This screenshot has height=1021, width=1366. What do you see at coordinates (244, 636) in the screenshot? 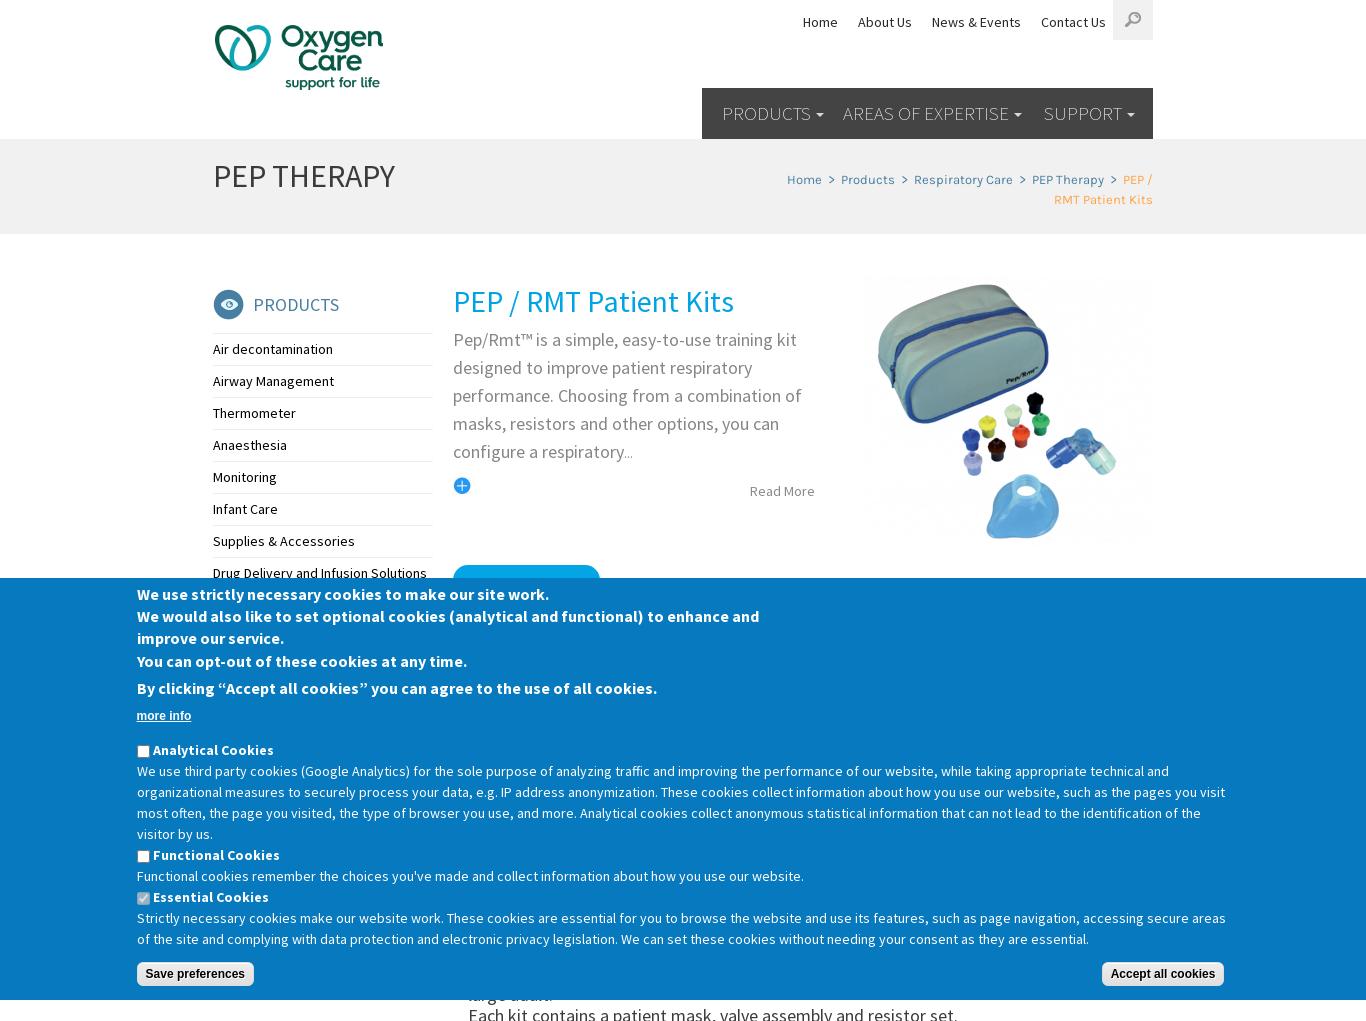
I see `'Ventilation'` at bounding box center [244, 636].